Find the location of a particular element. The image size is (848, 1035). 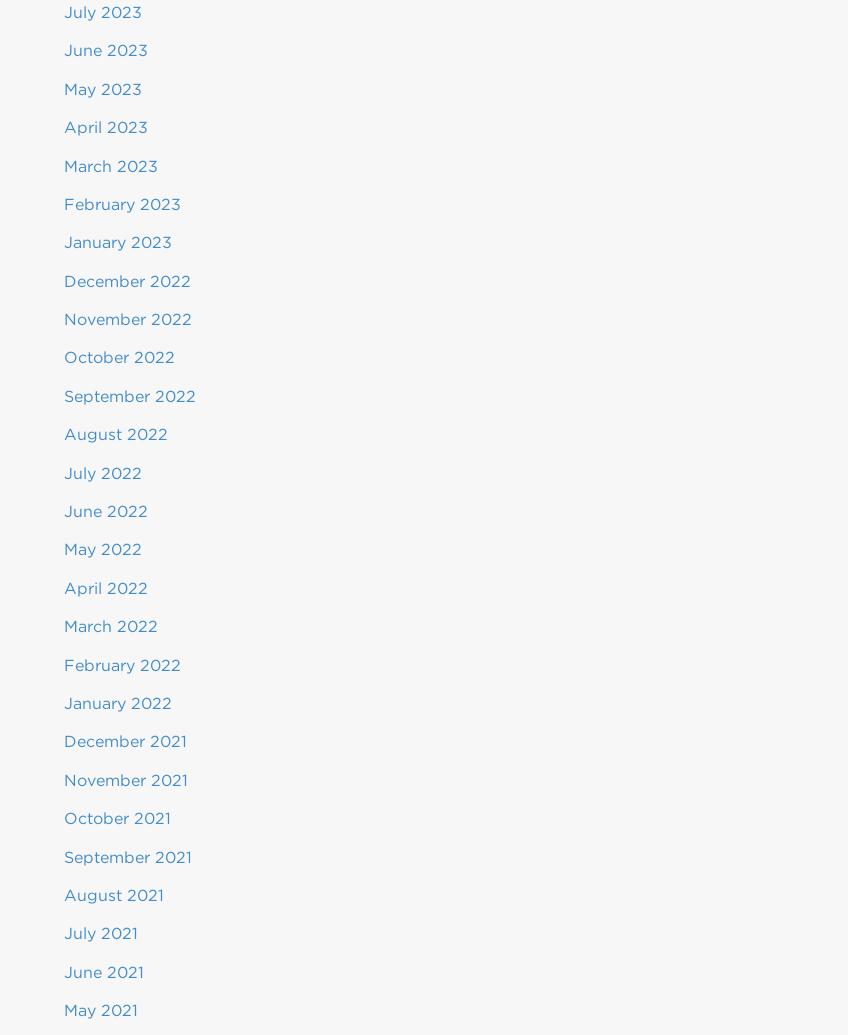

'May 2023' is located at coordinates (103, 88).